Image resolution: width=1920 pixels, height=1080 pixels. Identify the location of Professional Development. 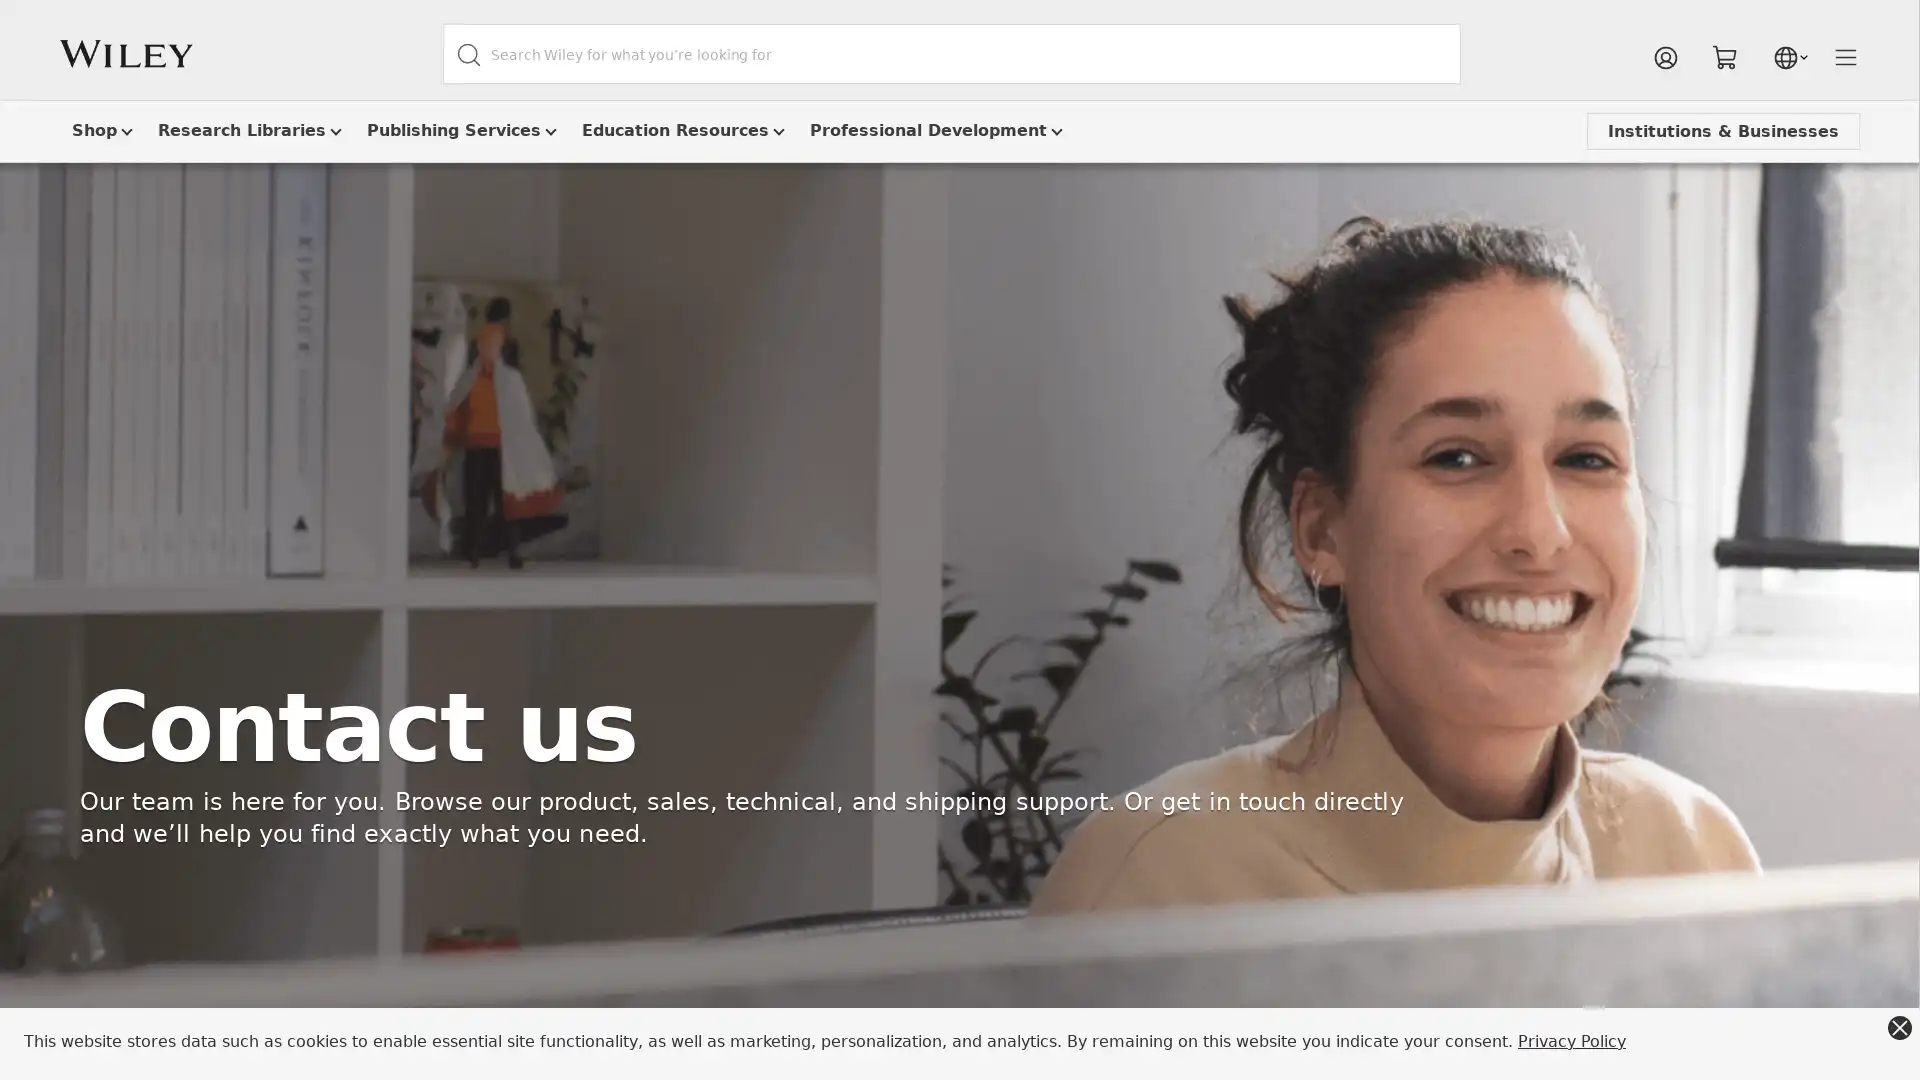
(934, 130).